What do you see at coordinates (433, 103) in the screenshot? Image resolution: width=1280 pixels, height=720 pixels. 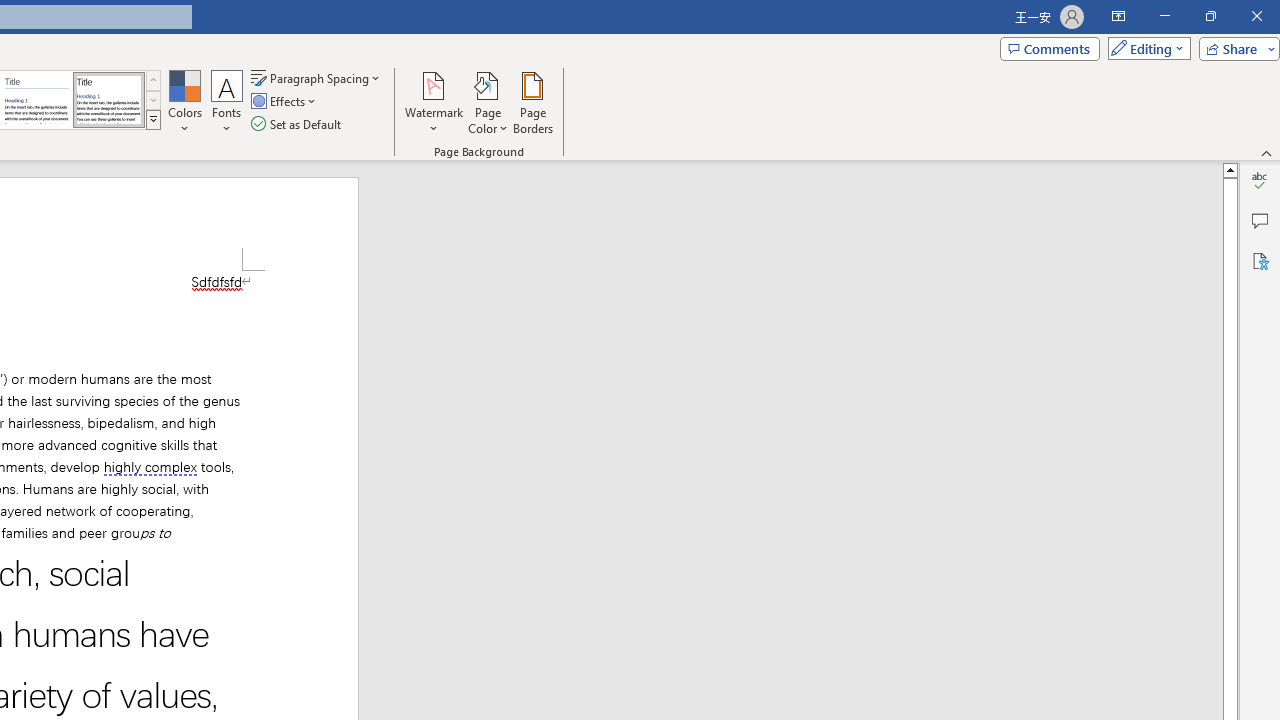 I see `'Watermark'` at bounding box center [433, 103].